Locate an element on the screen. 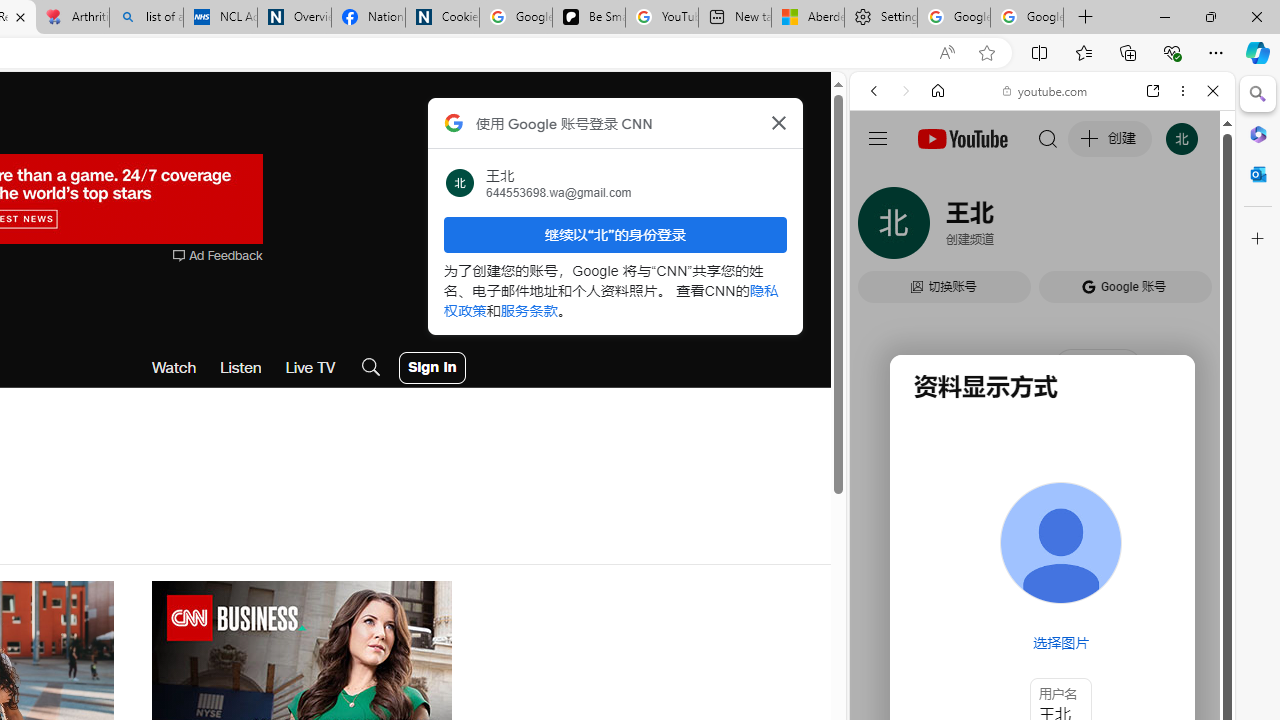 Image resolution: width=1280 pixels, height=720 pixels. 'Watch' is located at coordinates (174, 367).